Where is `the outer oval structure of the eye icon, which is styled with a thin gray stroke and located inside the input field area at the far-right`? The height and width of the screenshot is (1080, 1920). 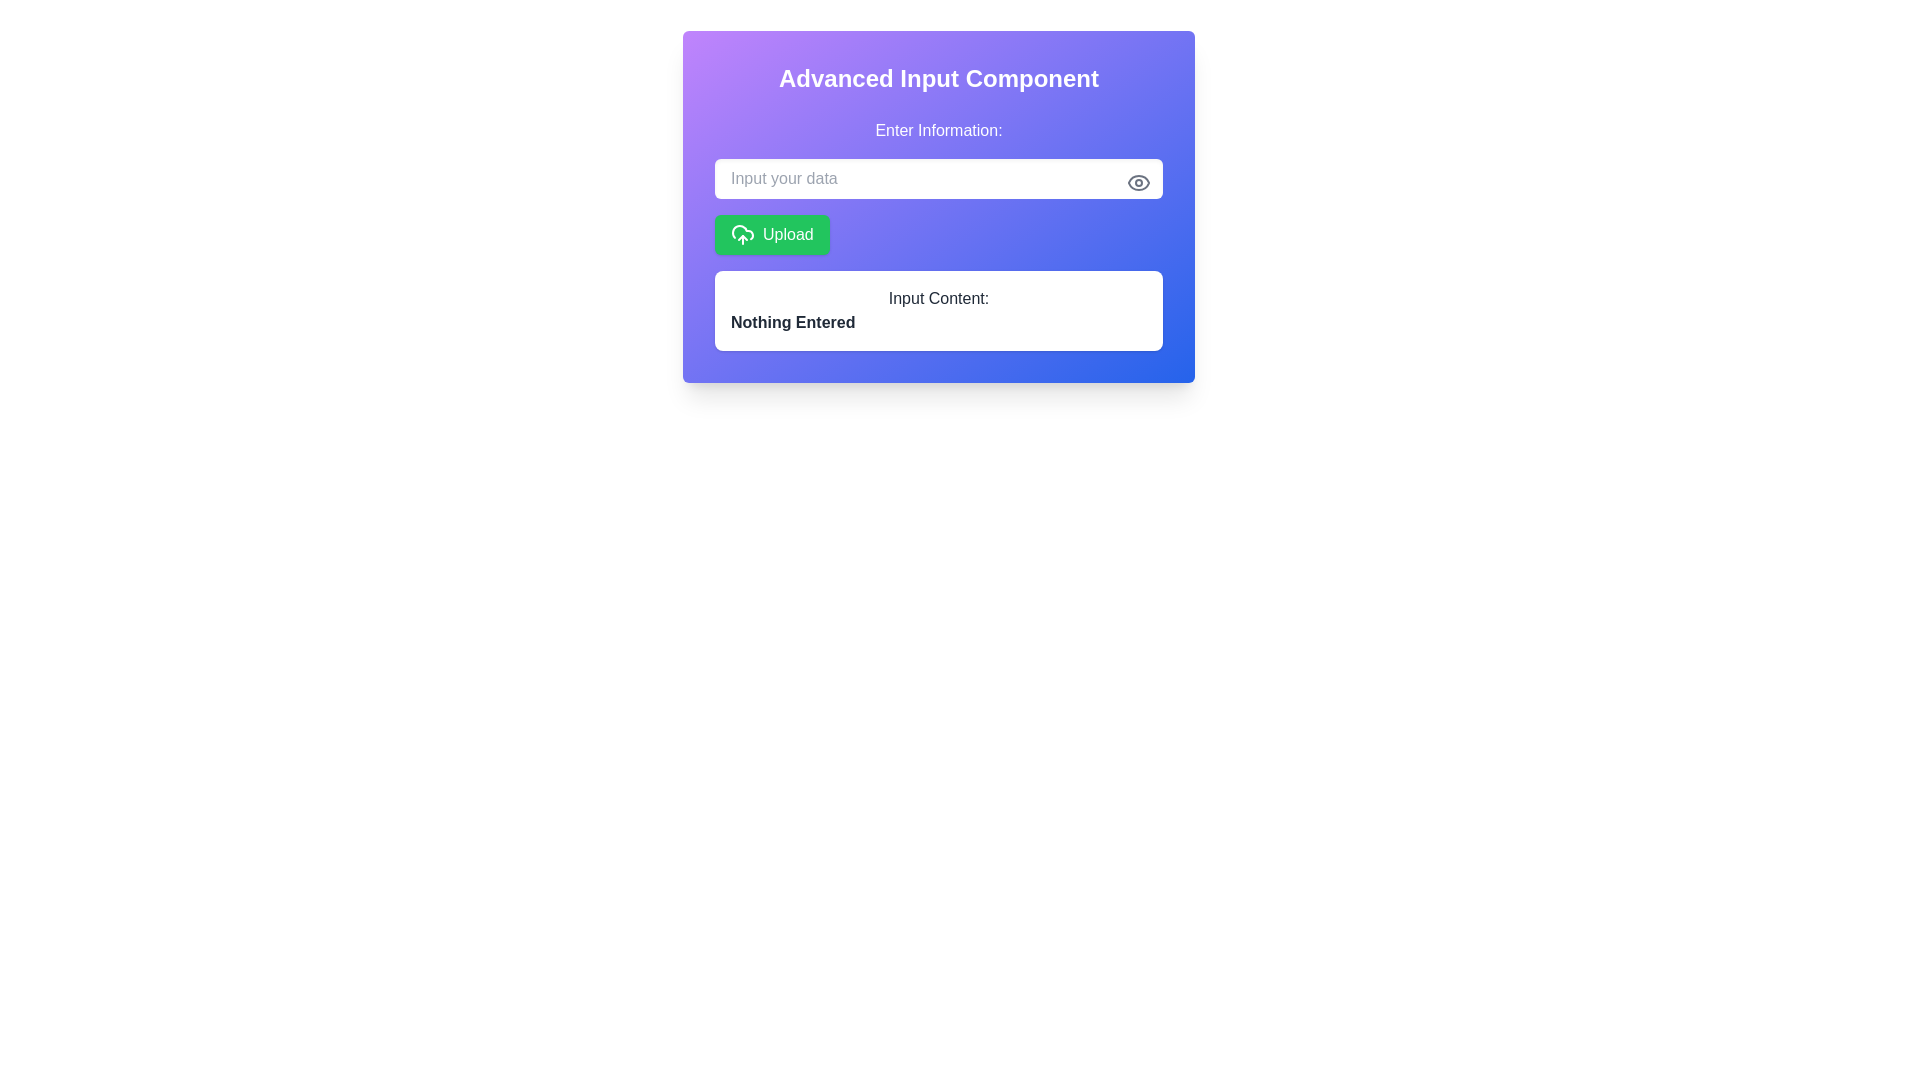 the outer oval structure of the eye icon, which is styled with a thin gray stroke and located inside the input field area at the far-right is located at coordinates (1138, 182).